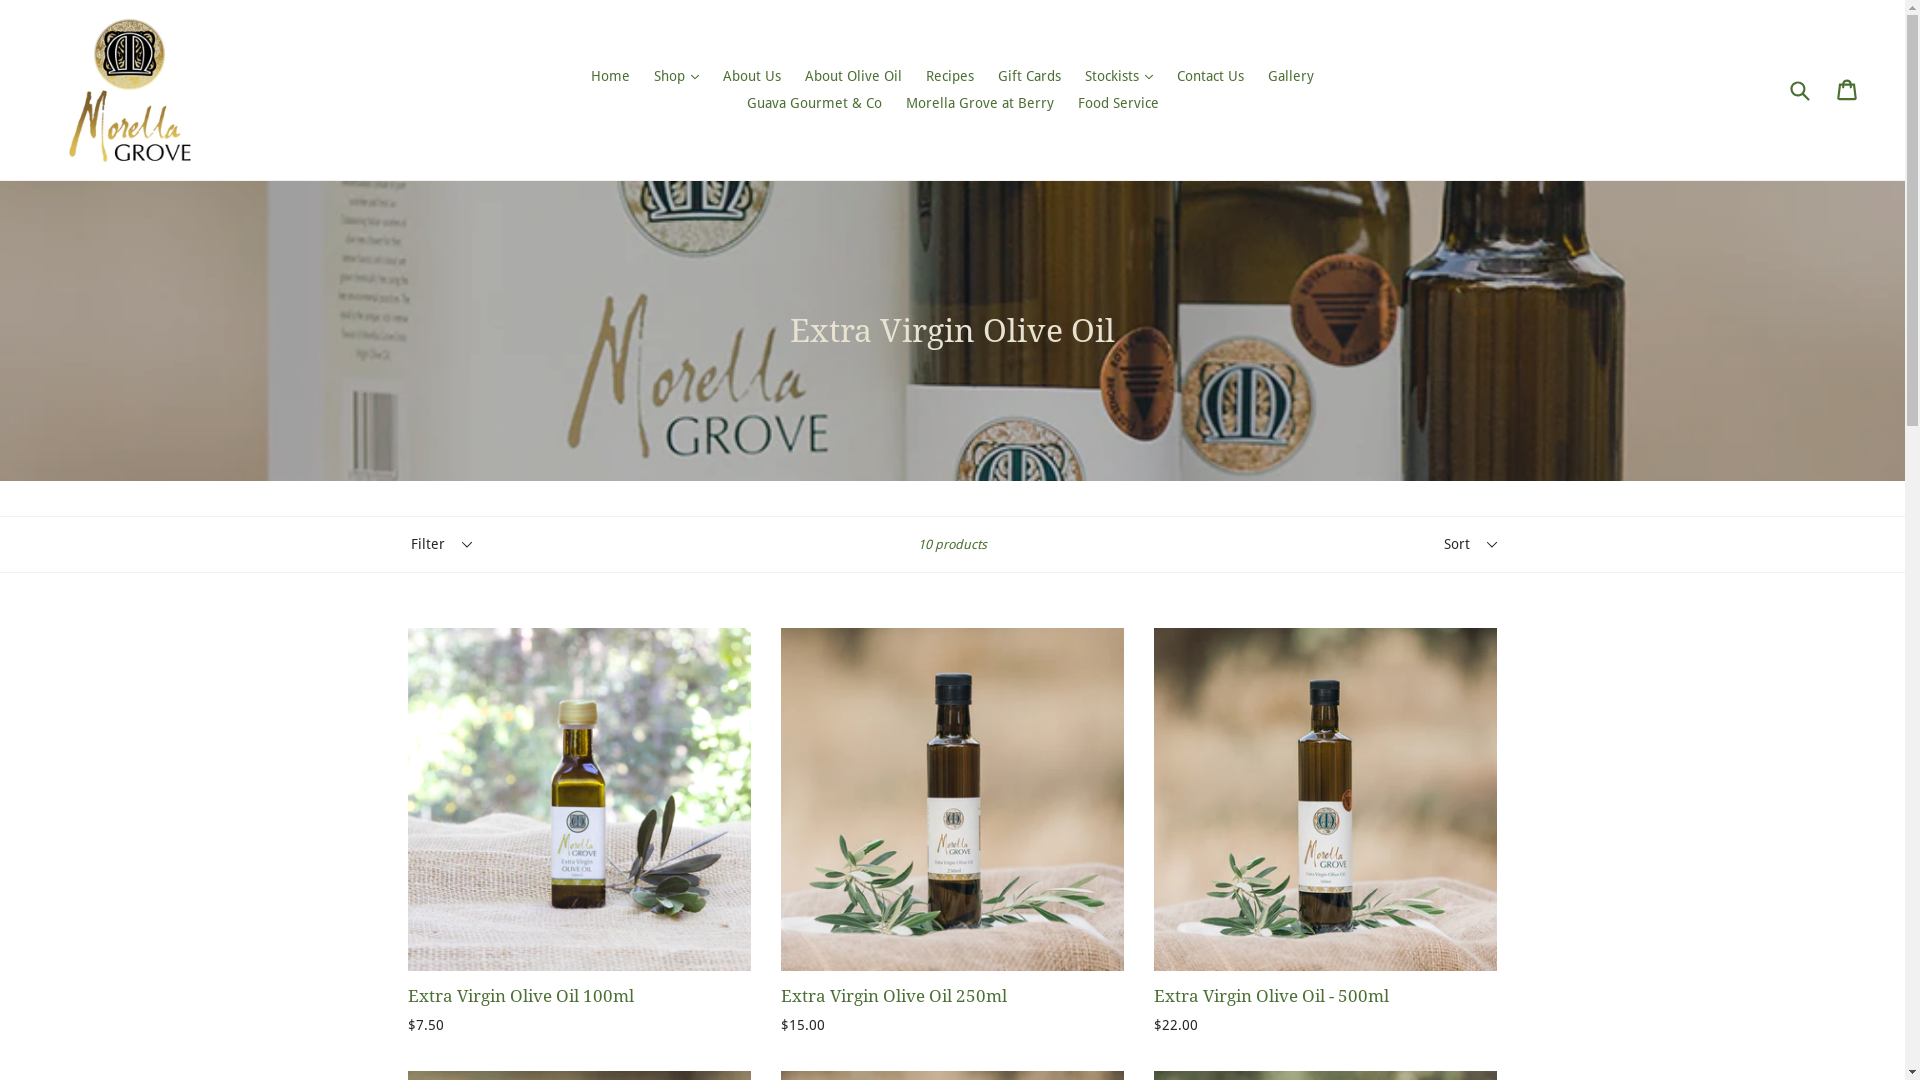 The height and width of the screenshot is (1080, 1920). What do you see at coordinates (1153, 832) in the screenshot?
I see `'Extra Virgin Olive Oil - 500ml` at bounding box center [1153, 832].